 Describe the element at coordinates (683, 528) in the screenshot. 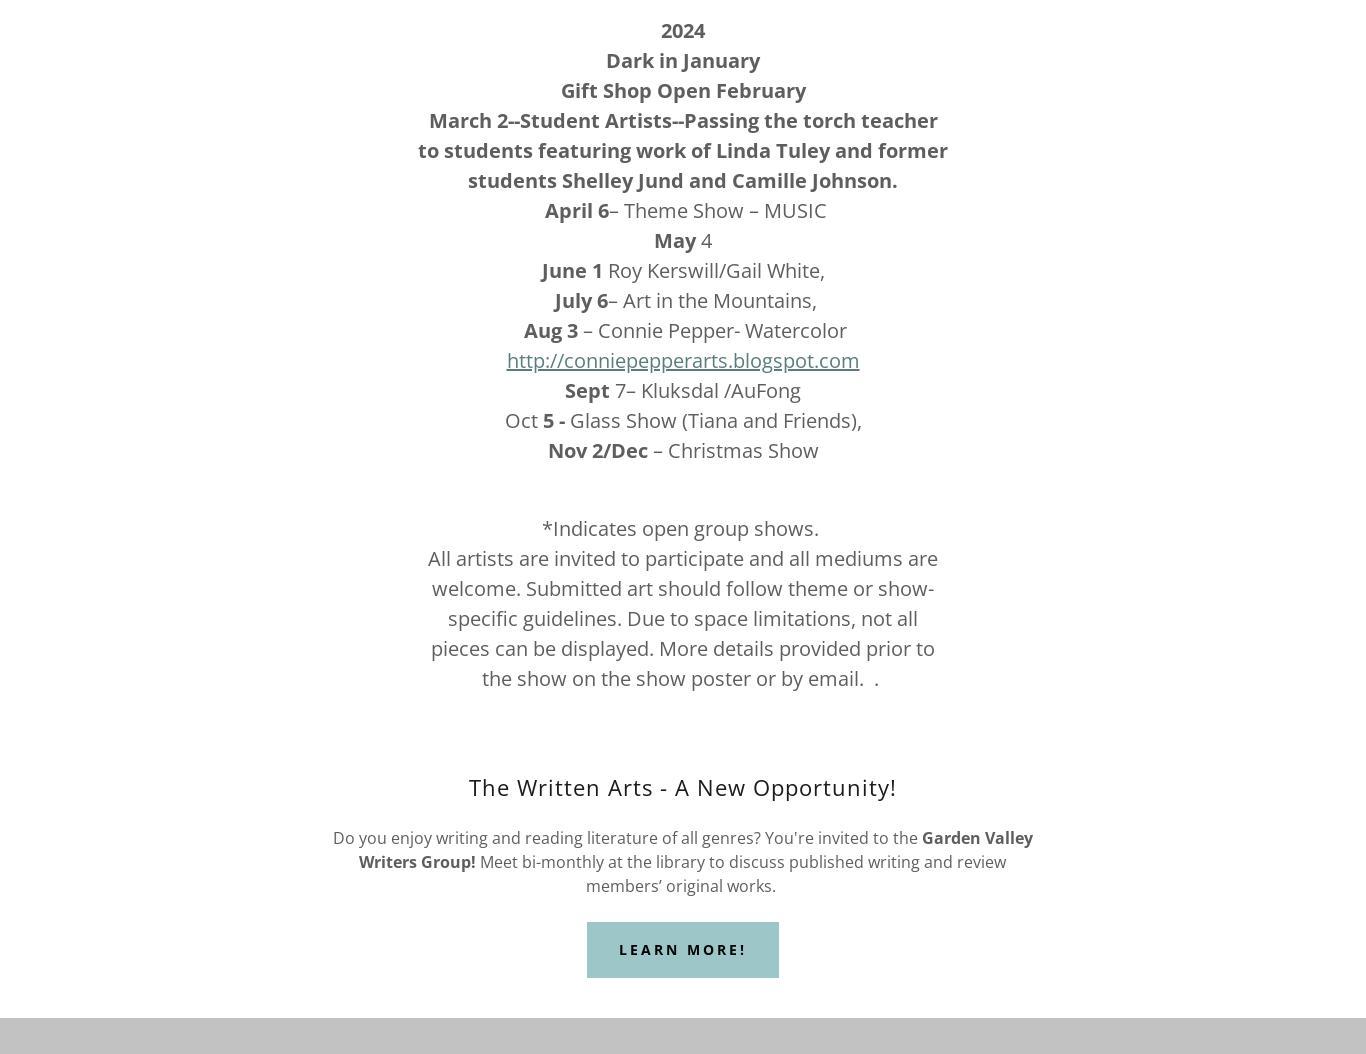

I see `'*Indicates open group shows.'` at that location.